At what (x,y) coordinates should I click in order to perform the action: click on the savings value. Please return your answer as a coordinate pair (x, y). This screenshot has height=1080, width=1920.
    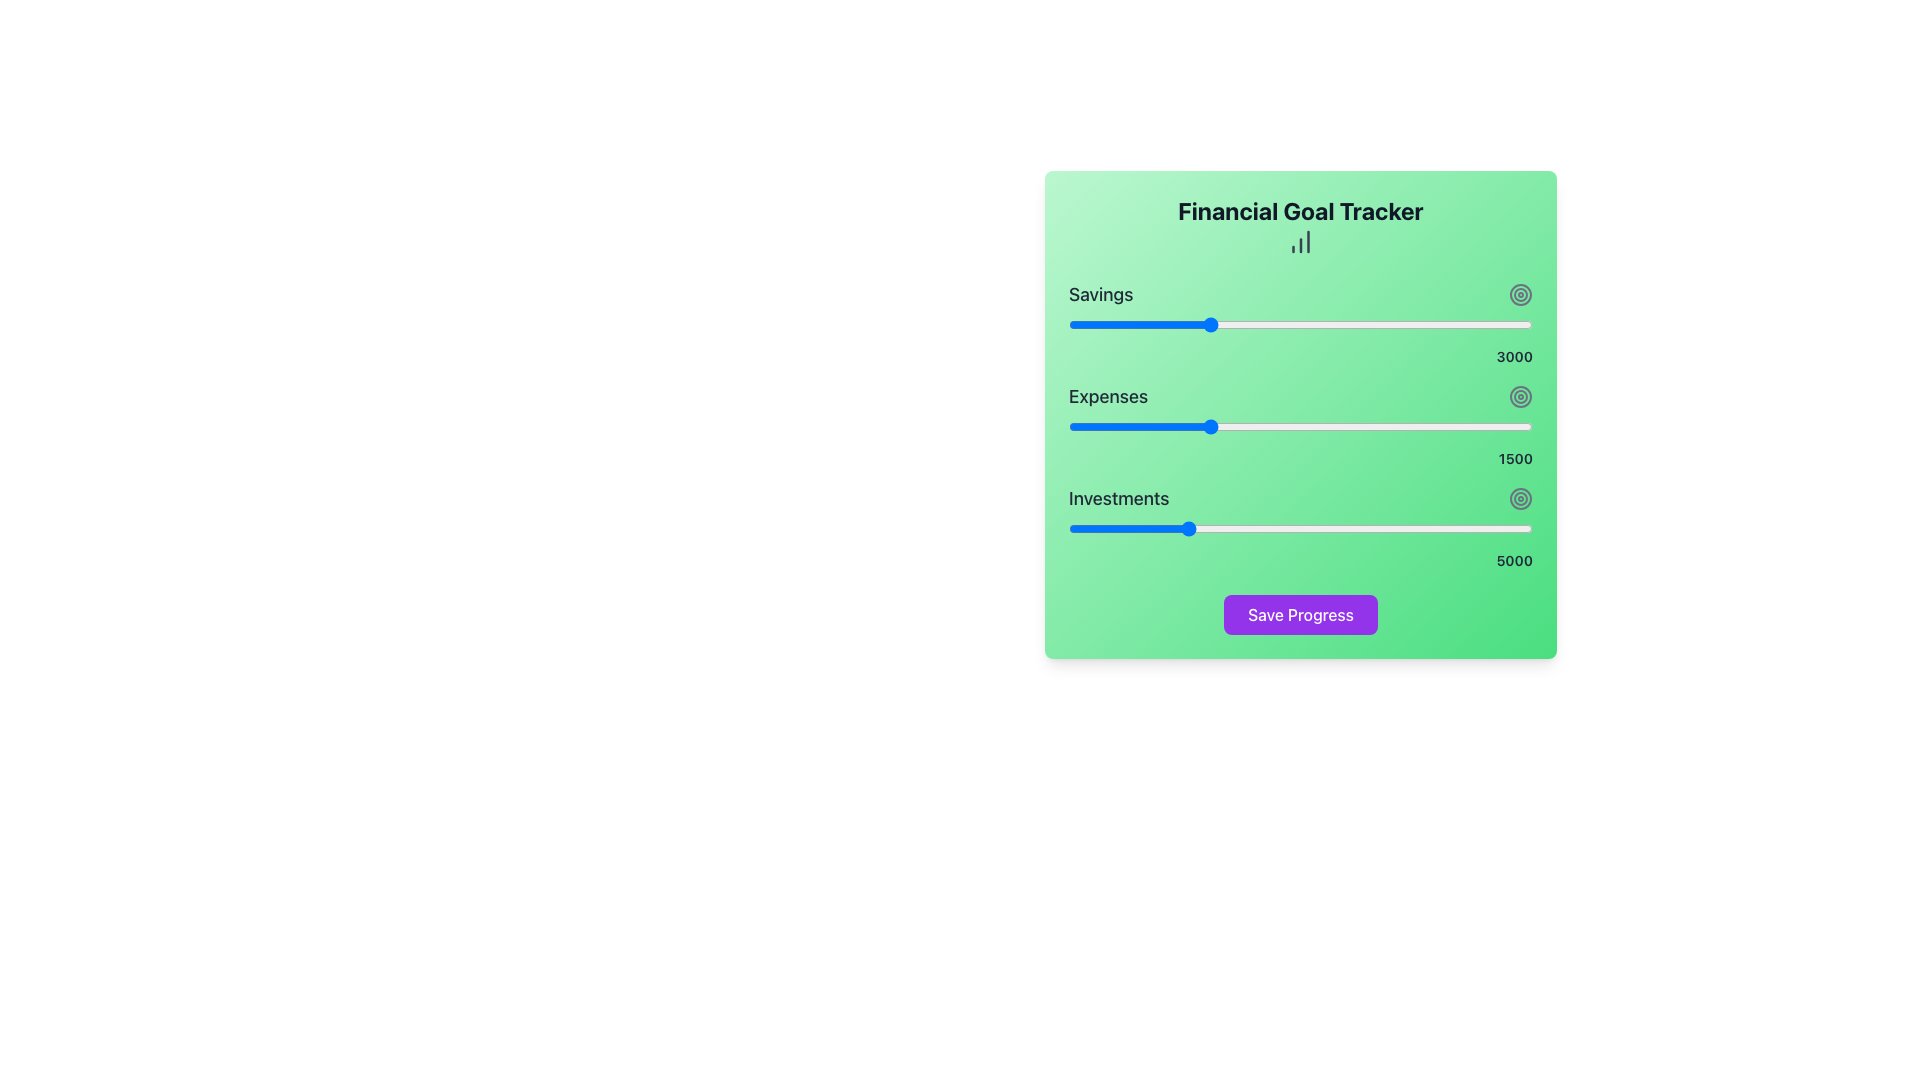
    Looking at the image, I should click on (1297, 323).